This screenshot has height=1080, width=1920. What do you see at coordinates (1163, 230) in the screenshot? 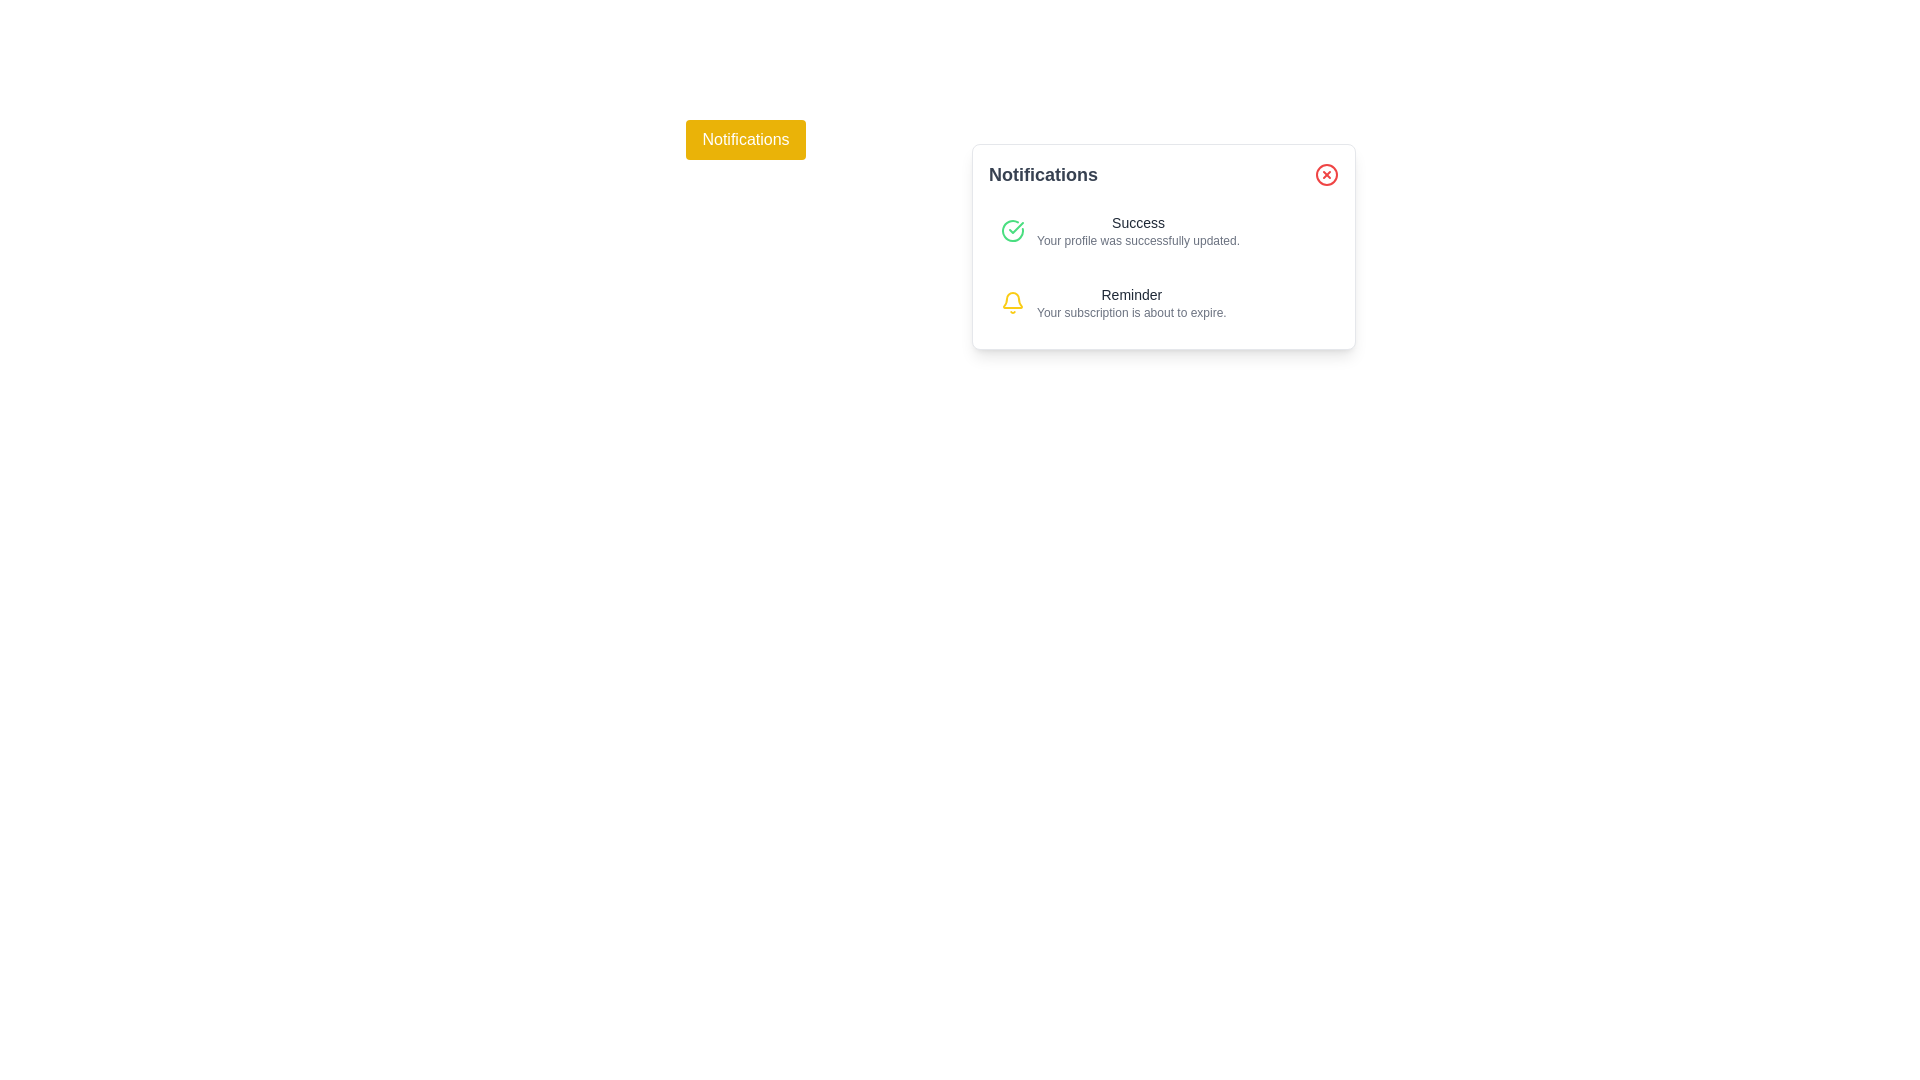
I see `the notification message styled with a green circular icon featuring a checkmark, which reads 'Success' followed by 'Your profile was successfully updated.'` at bounding box center [1163, 230].